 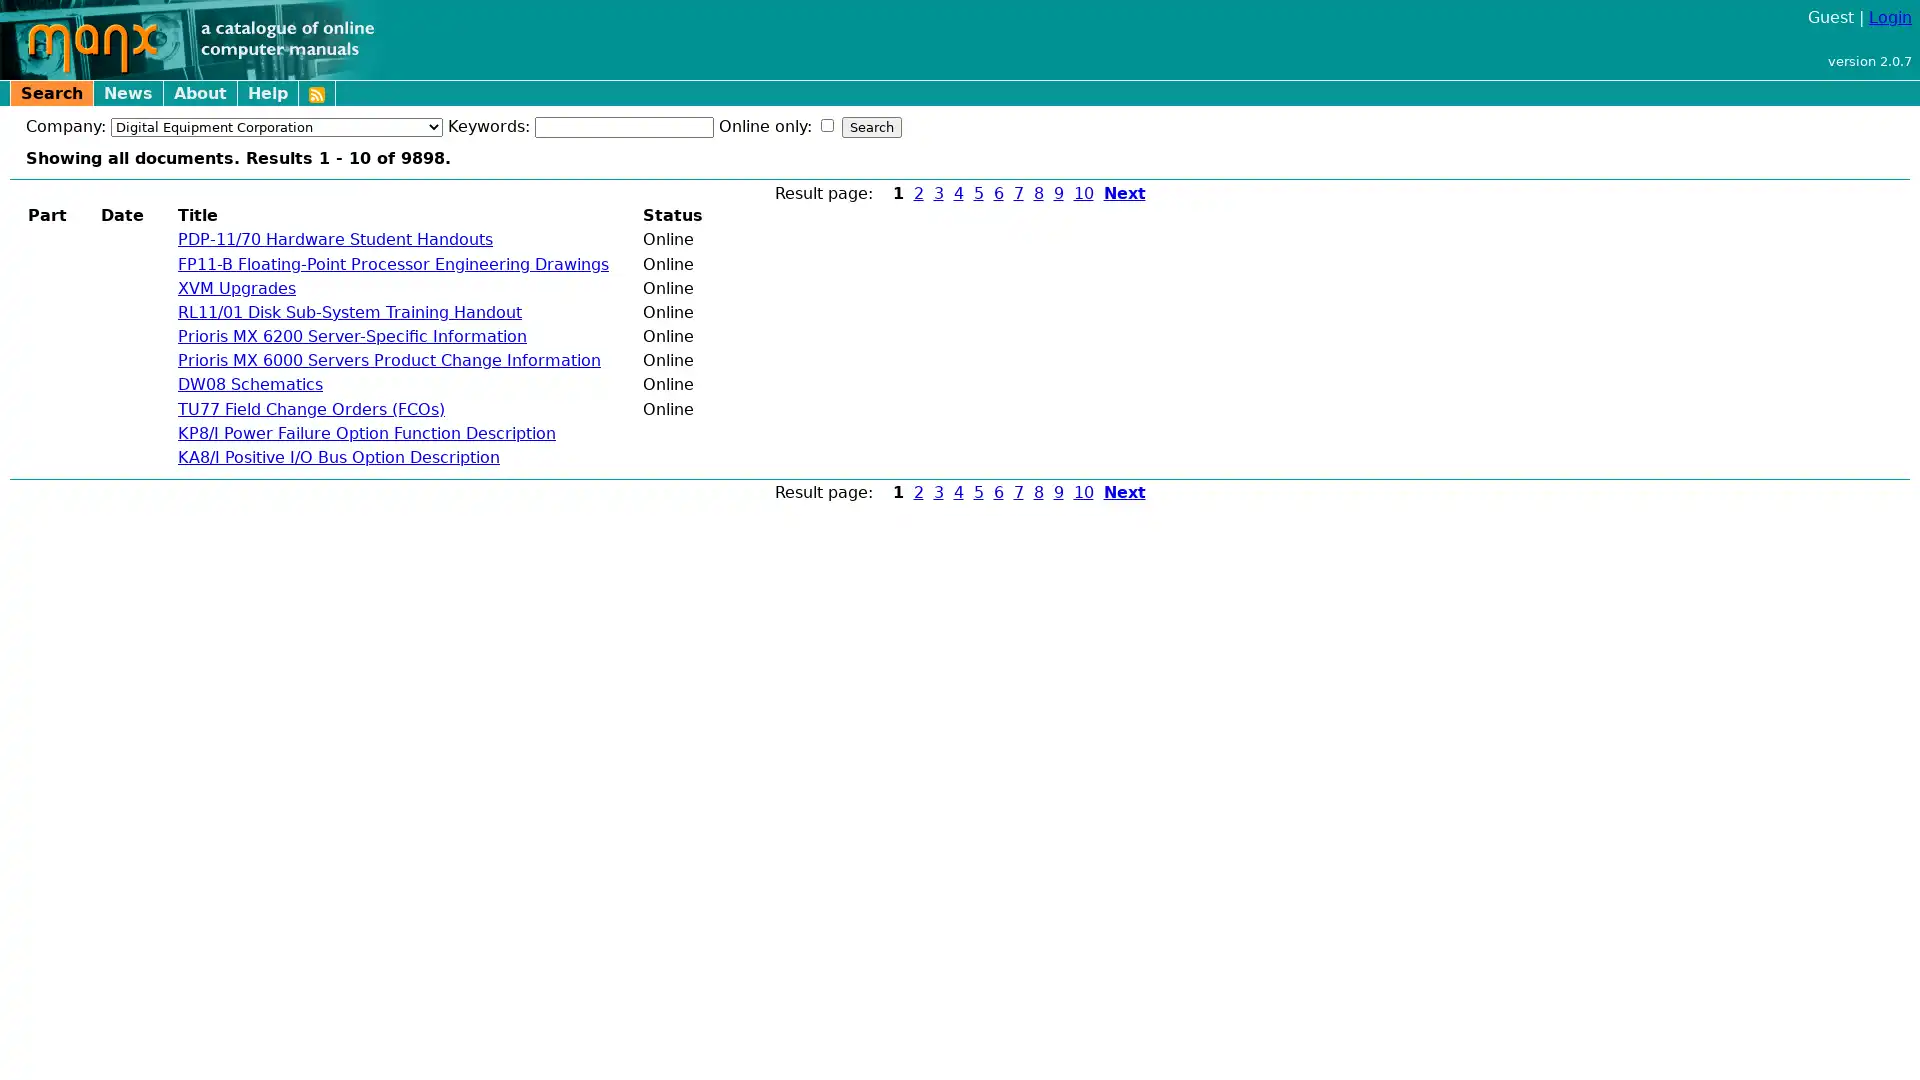 What do you see at coordinates (872, 127) in the screenshot?
I see `Search` at bounding box center [872, 127].